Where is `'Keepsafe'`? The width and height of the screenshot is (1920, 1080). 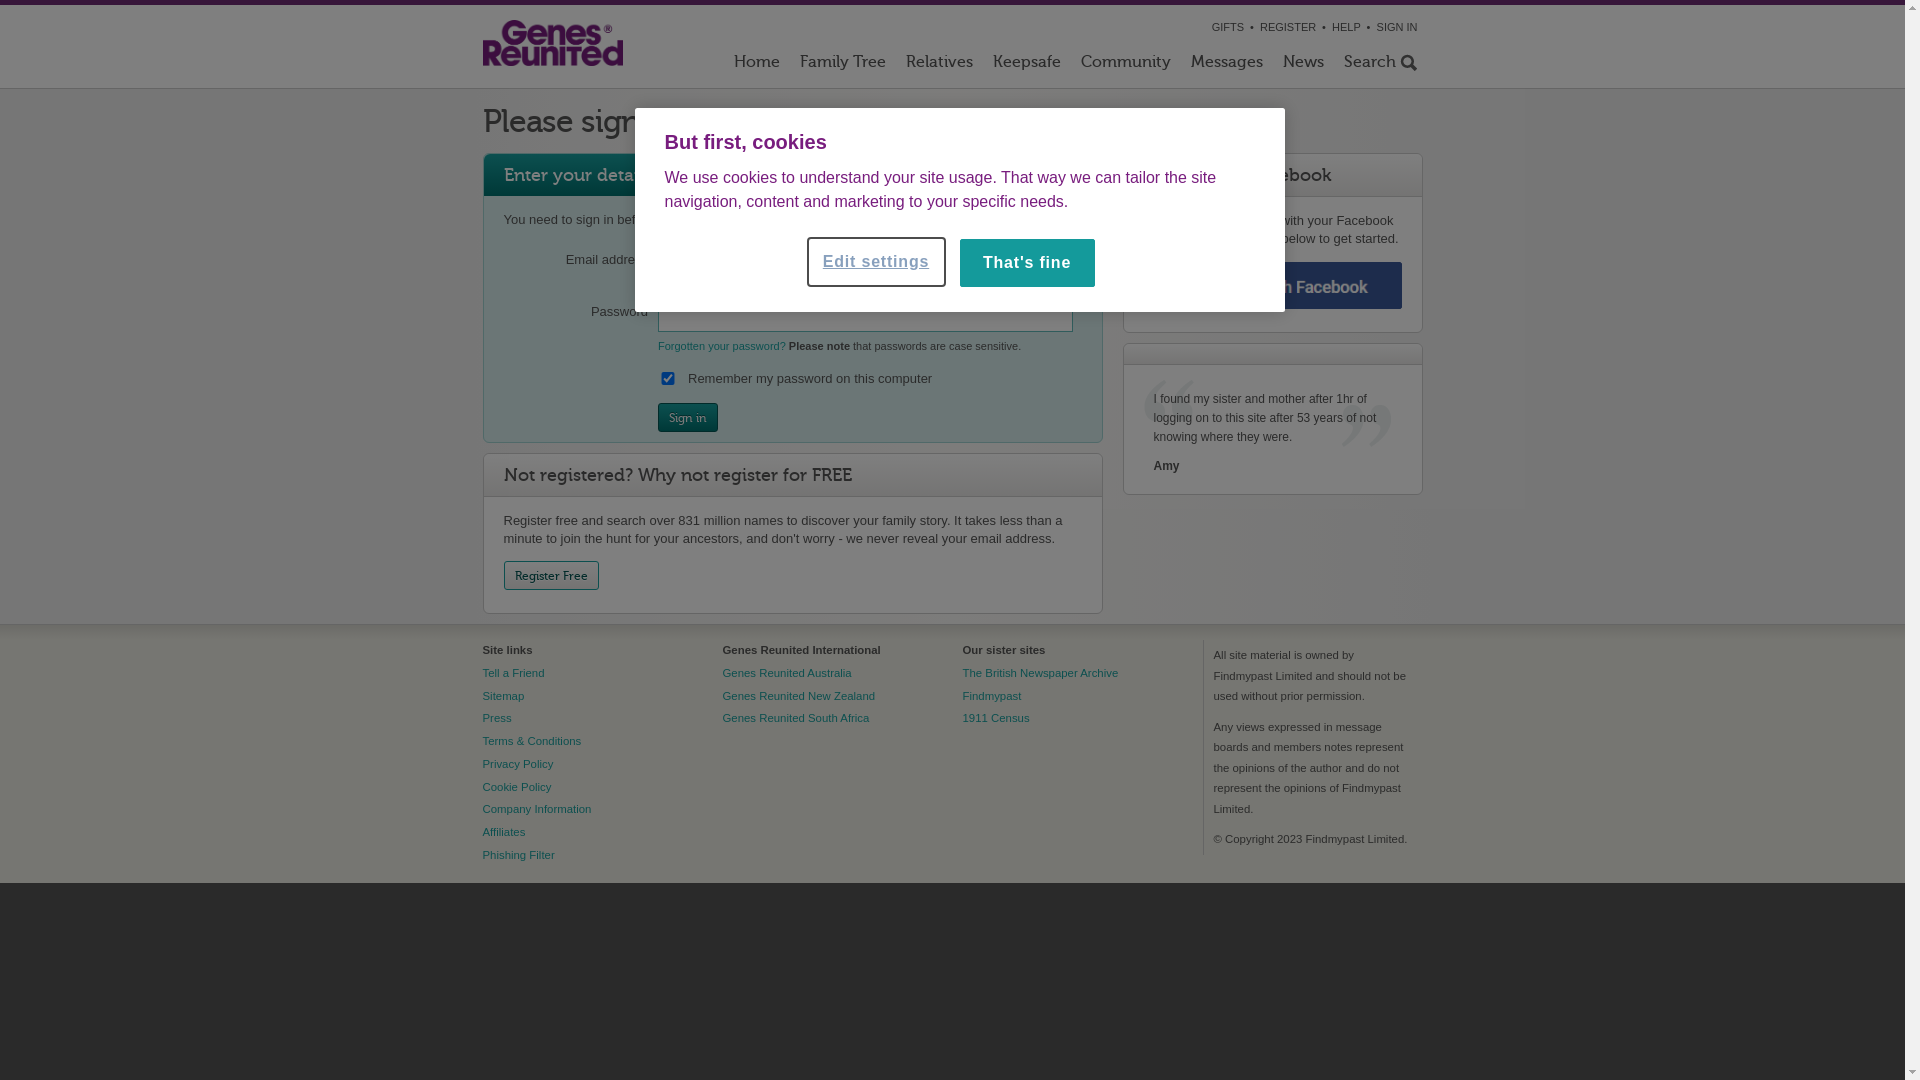 'Keepsafe' is located at coordinates (1026, 65).